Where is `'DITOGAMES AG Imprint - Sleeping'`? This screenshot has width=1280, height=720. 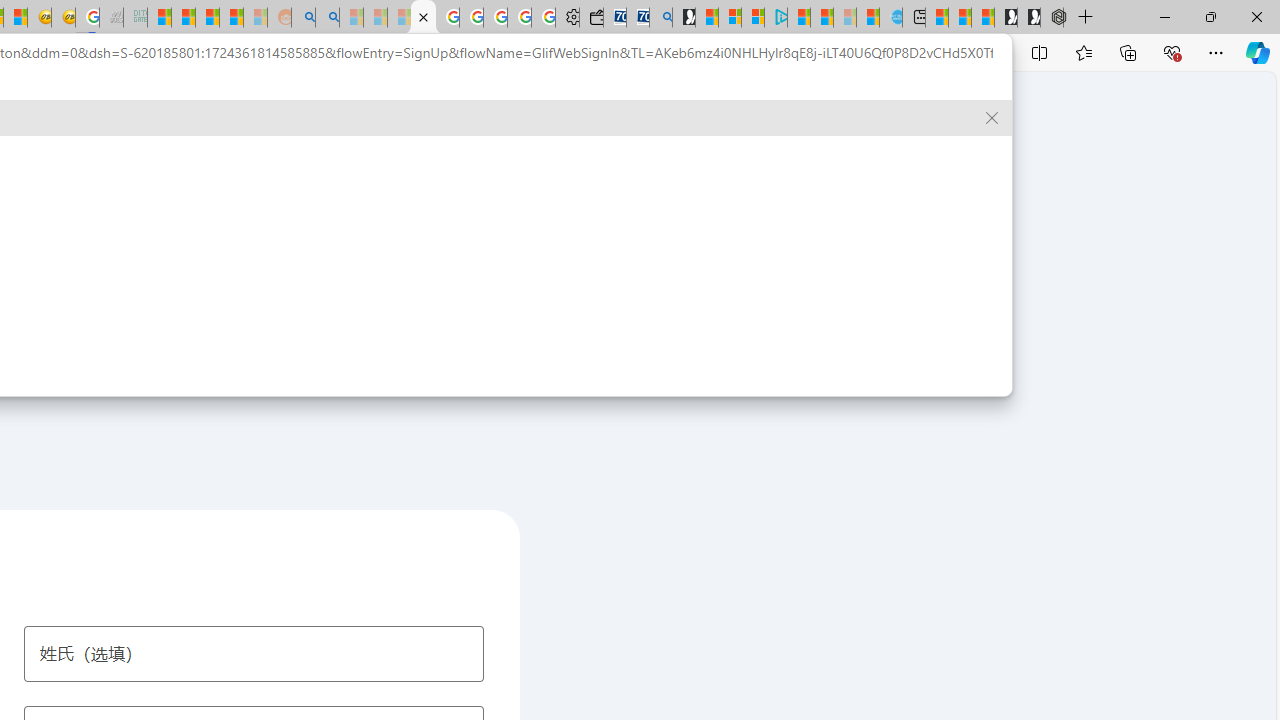
'DITOGAMES AG Imprint - Sleeping' is located at coordinates (134, 17).